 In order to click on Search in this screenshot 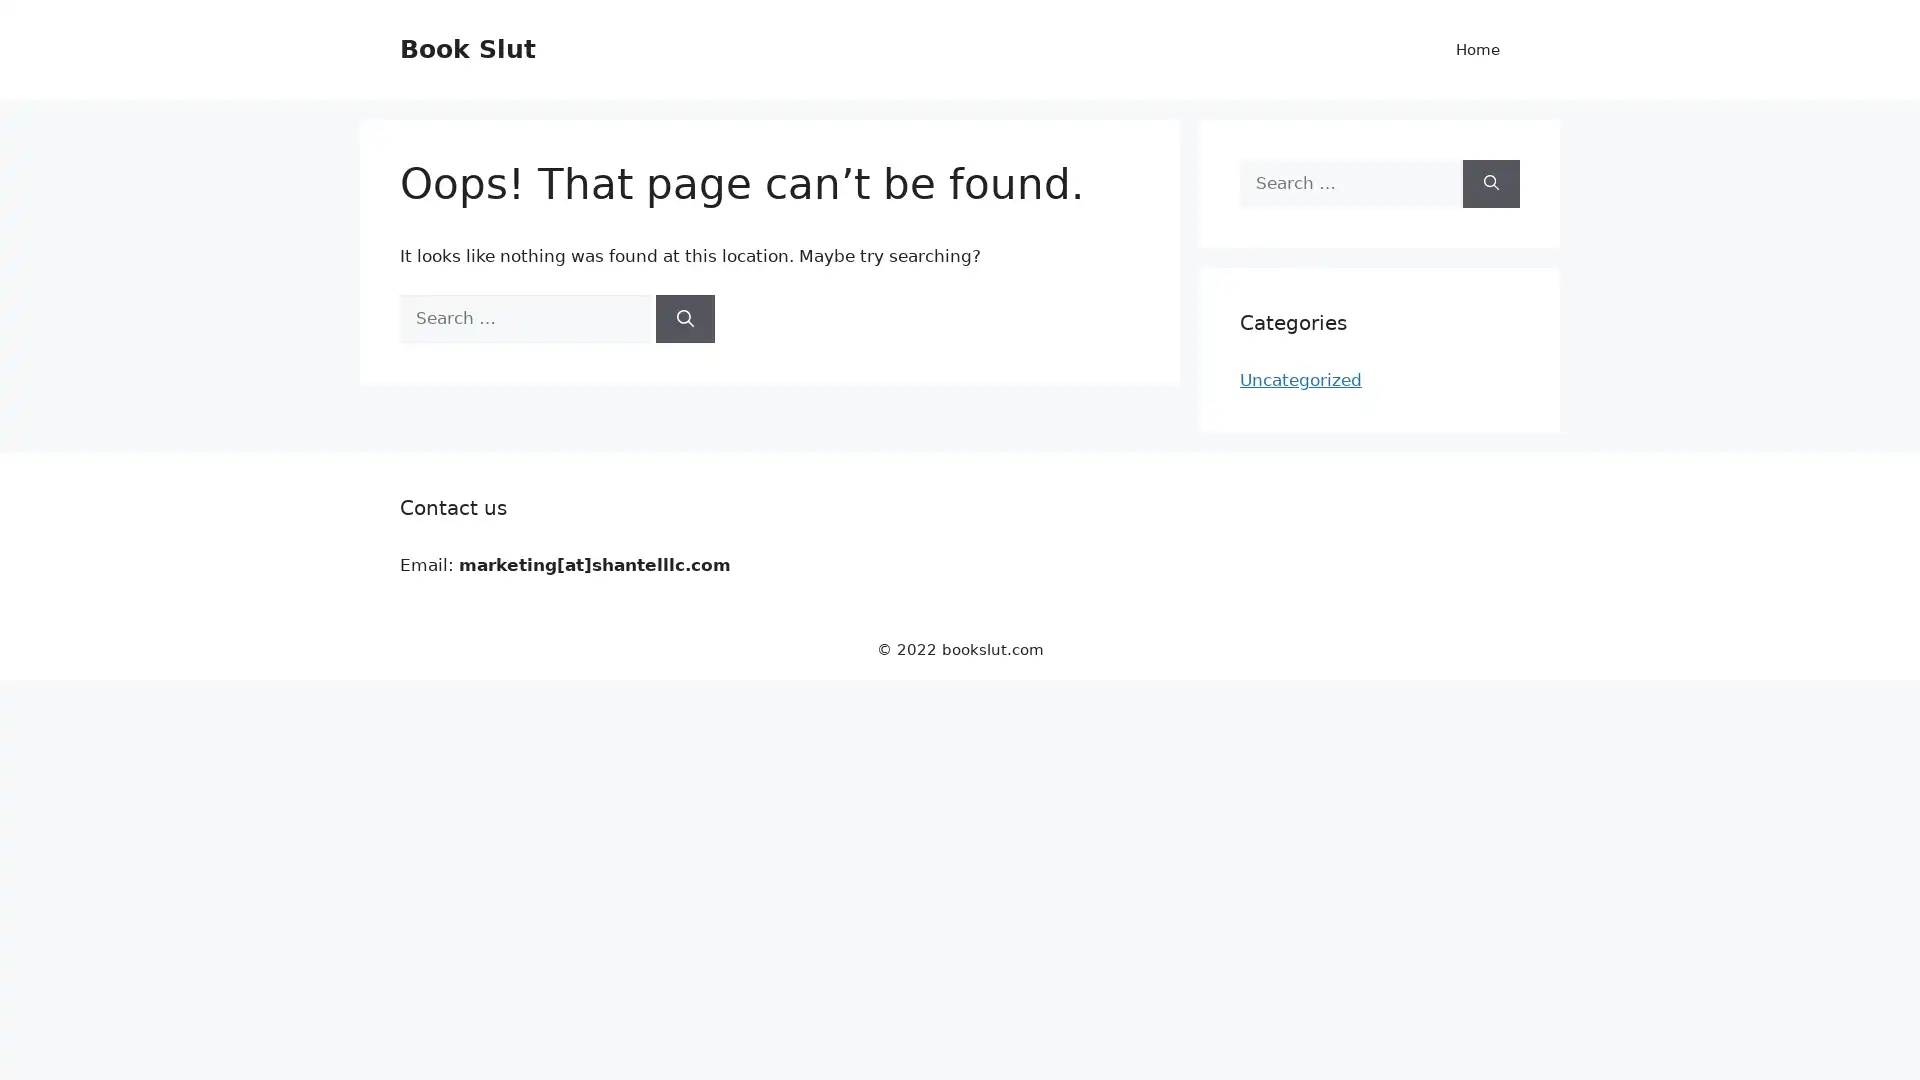, I will do `click(685, 317)`.